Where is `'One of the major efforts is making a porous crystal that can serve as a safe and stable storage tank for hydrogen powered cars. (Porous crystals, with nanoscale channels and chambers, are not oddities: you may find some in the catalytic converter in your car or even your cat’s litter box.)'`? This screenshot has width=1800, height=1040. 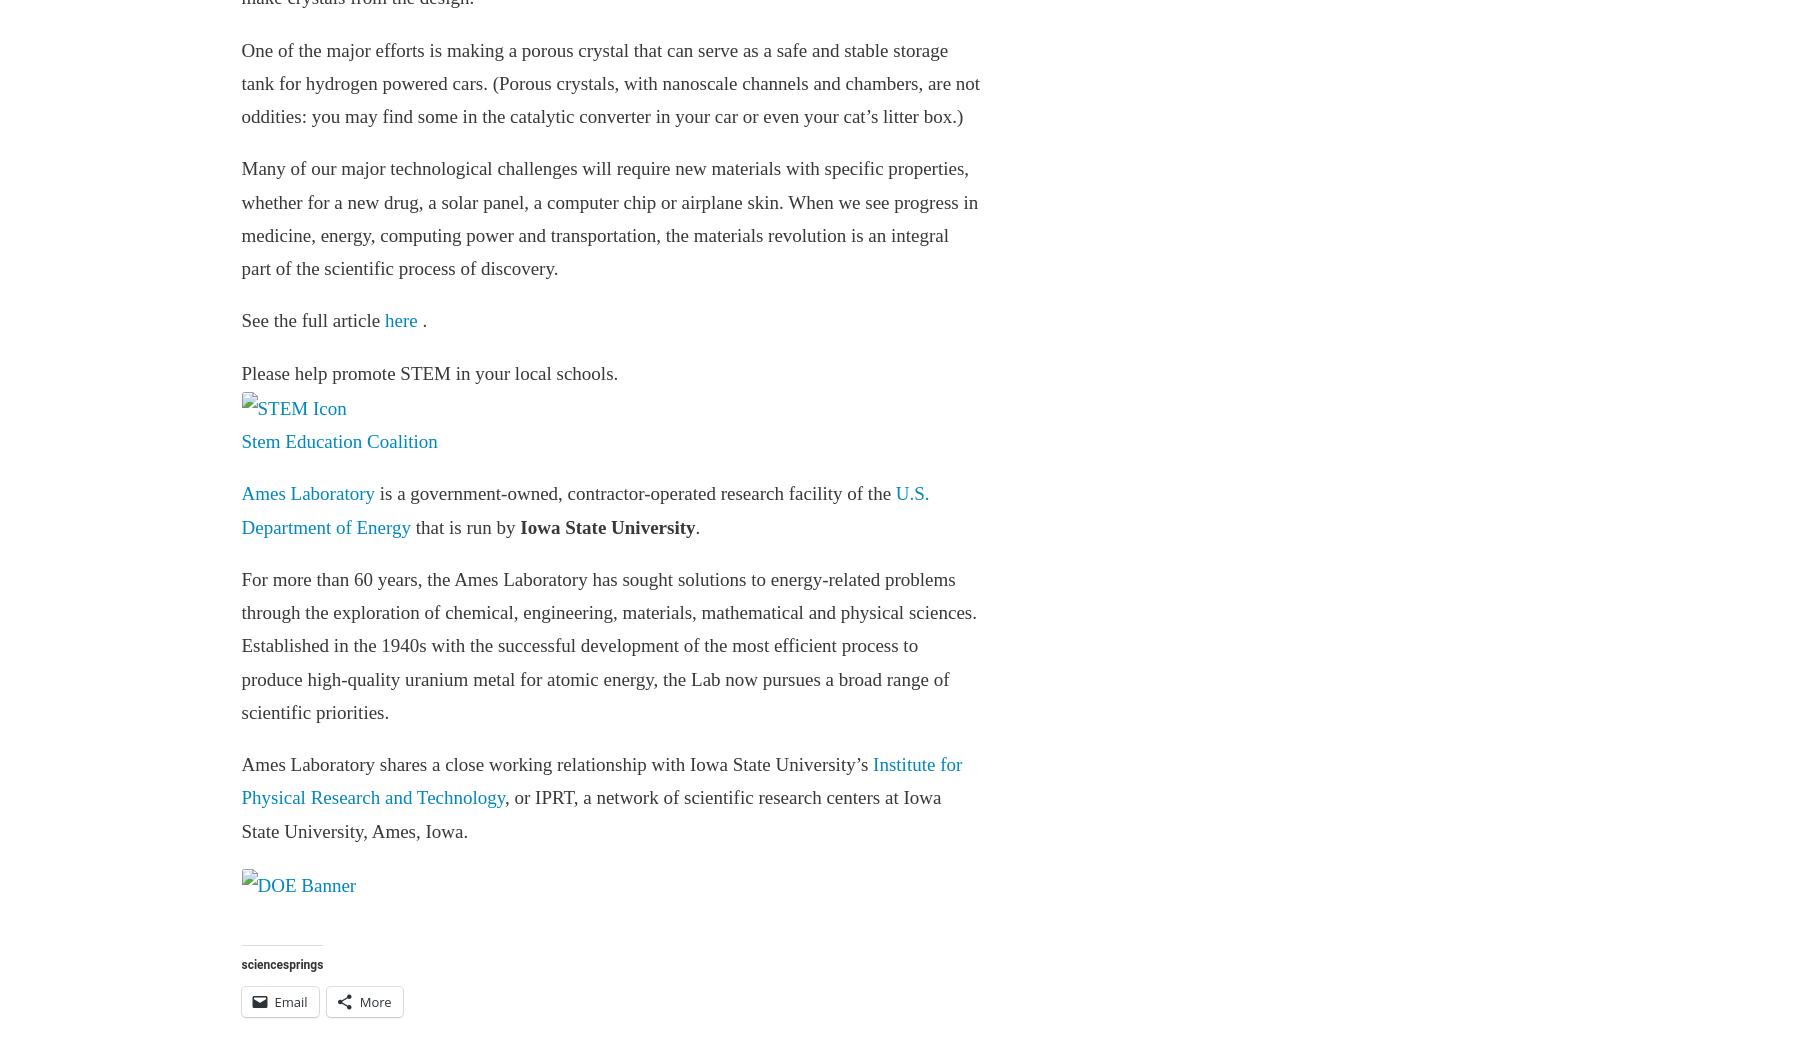
'One of the major efforts is making a porous crystal that can serve as a safe and stable storage tank for hydrogen powered cars. (Porous crystals, with nanoscale channels and chambers, are not oddities: you may find some in the catalytic converter in your car or even your cat’s litter box.)' is located at coordinates (610, 81).